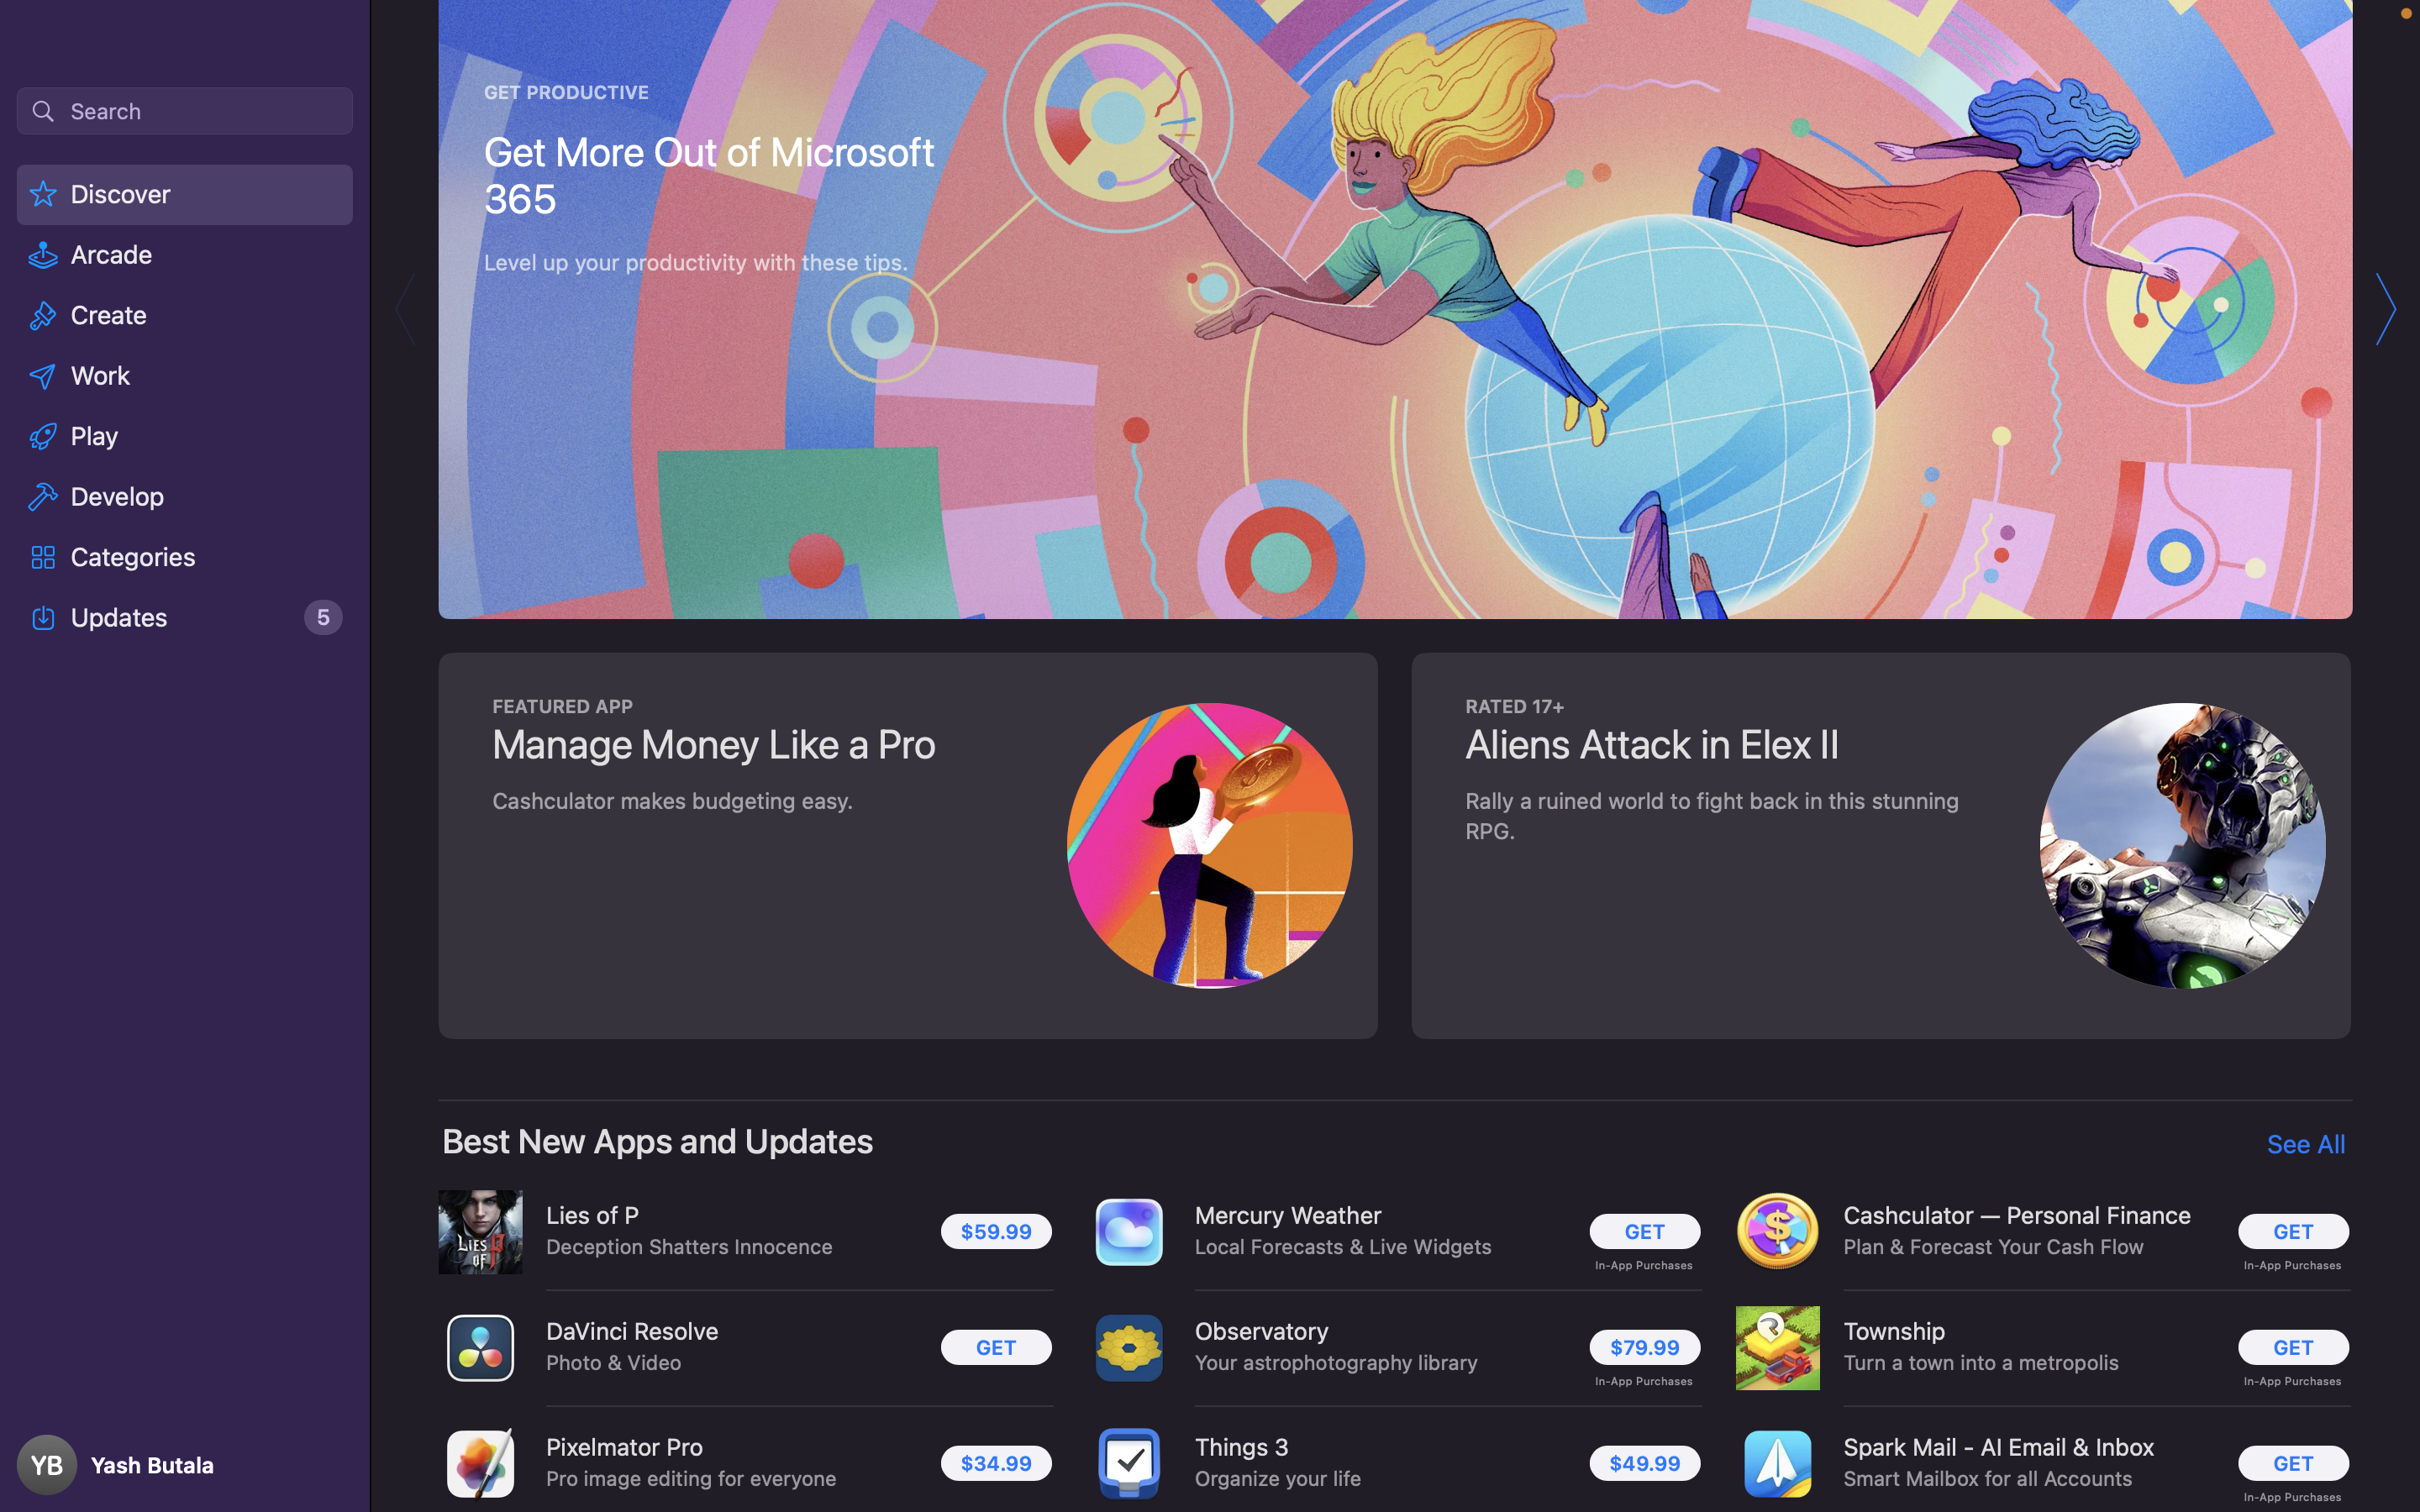 Image resolution: width=2420 pixels, height=1512 pixels. Describe the element at coordinates (185, 373) in the screenshot. I see `the work related applications for Mac` at that location.